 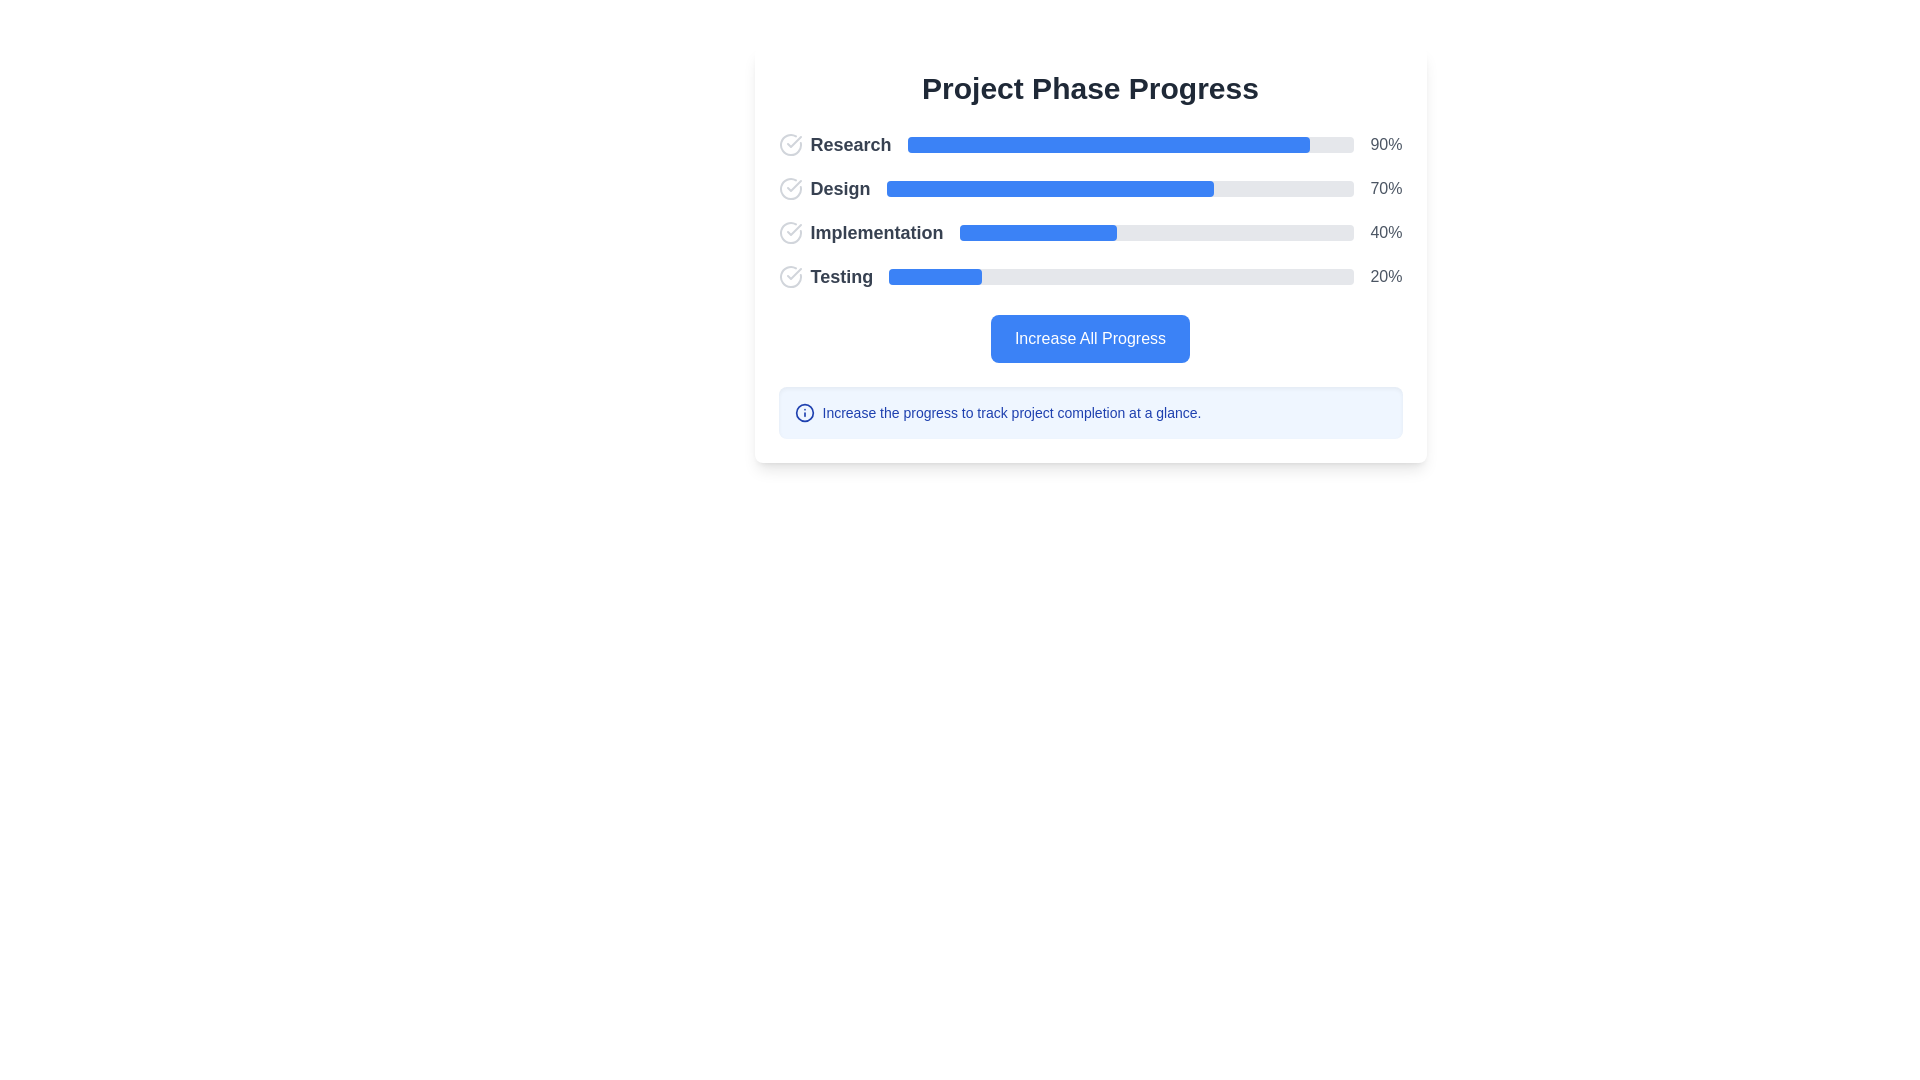 What do you see at coordinates (1385, 277) in the screenshot?
I see `the gray text label displaying '20%' that is located to the right of the progress bar labeled 'Testing' within the 'Project Phase Progress' section` at bounding box center [1385, 277].